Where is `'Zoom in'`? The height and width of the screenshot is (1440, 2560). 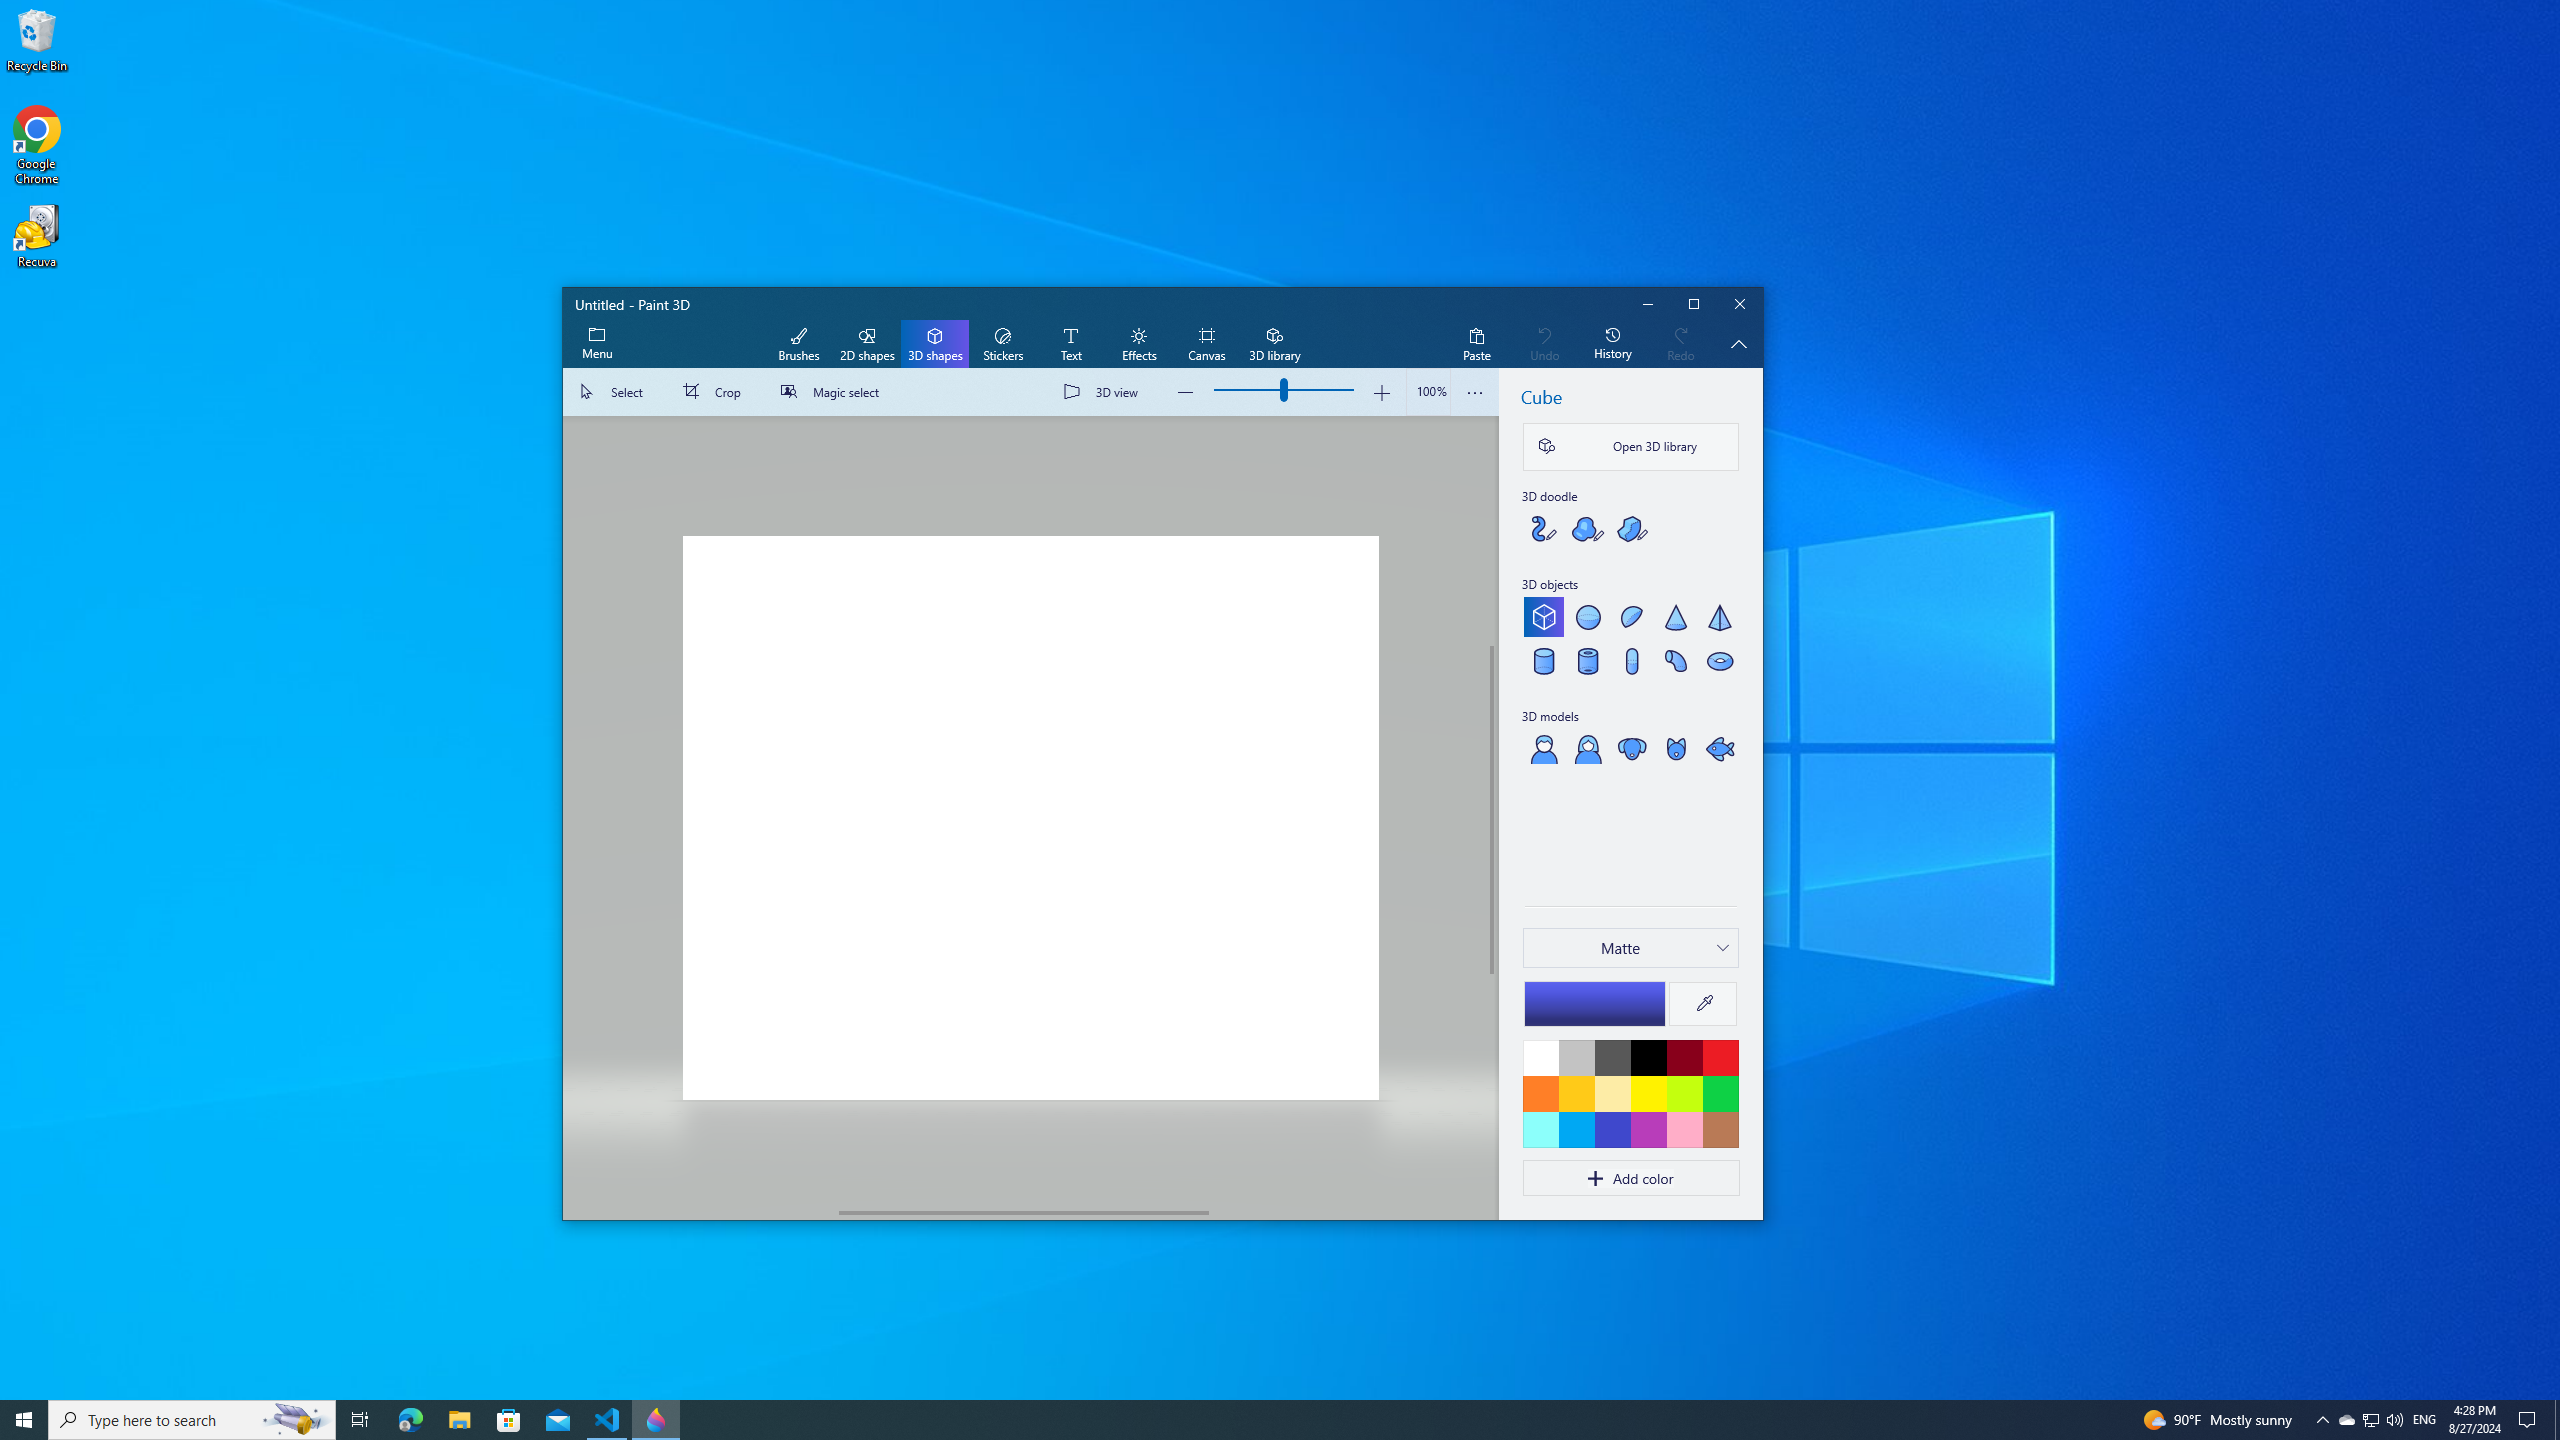 'Zoom in' is located at coordinates (1381, 391).